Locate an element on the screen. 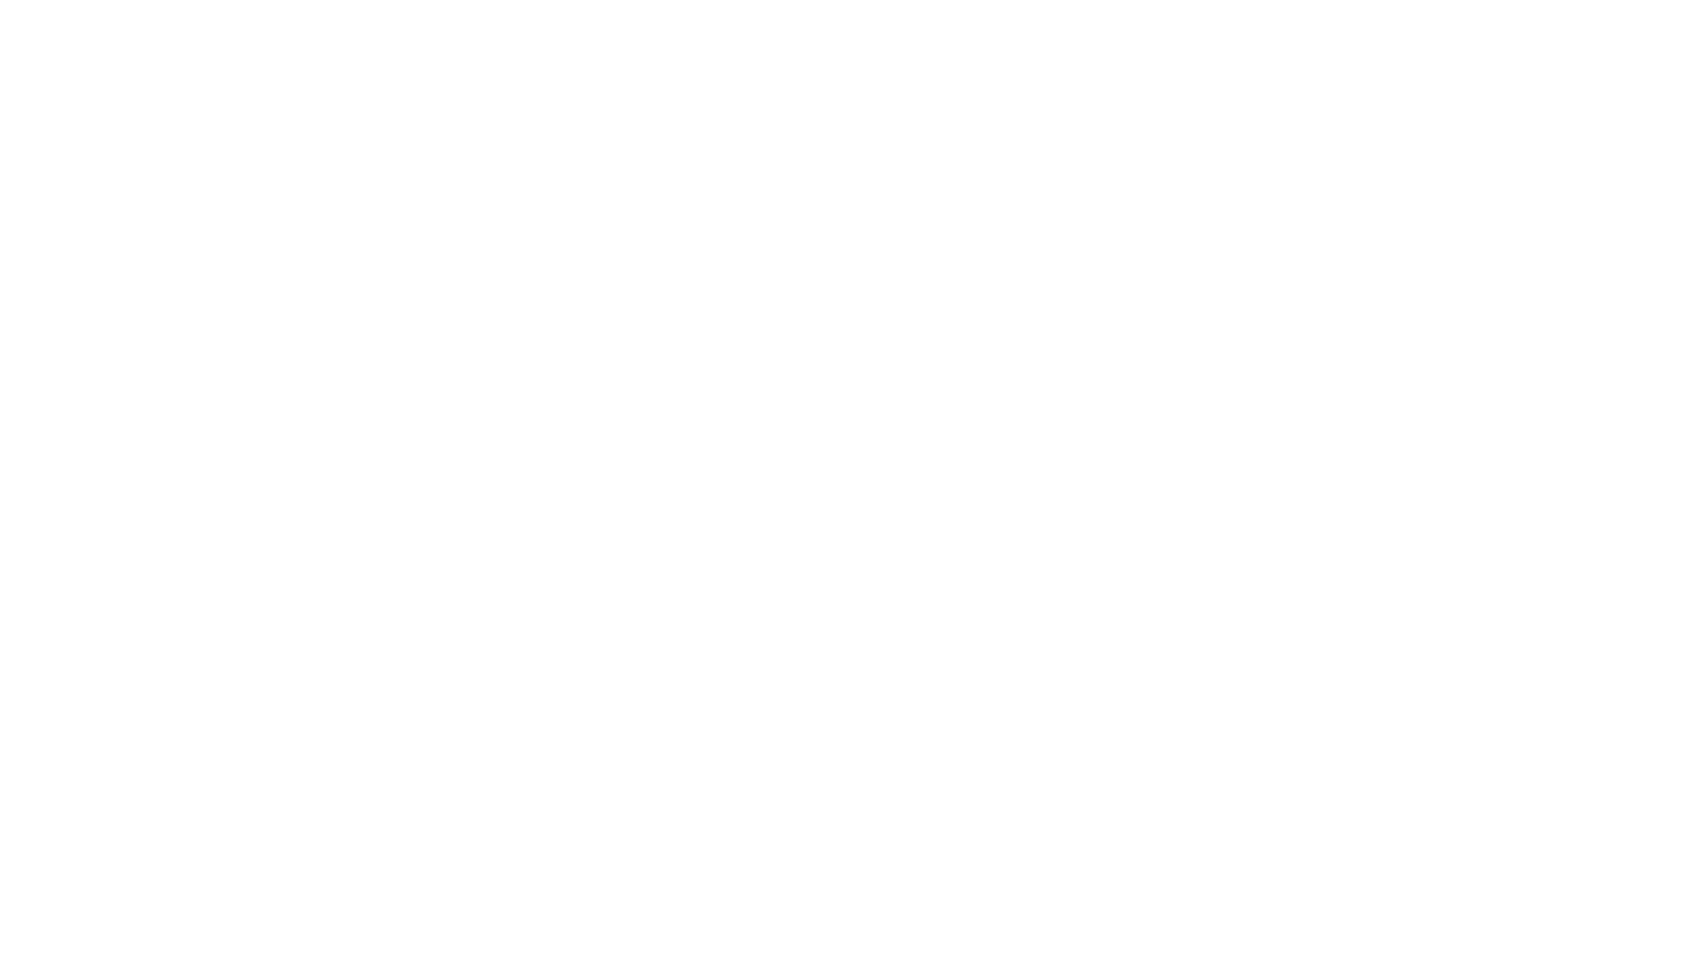 The width and height of the screenshot is (1704, 975). 'ISI Inspection, March 2022' is located at coordinates (598, 598).